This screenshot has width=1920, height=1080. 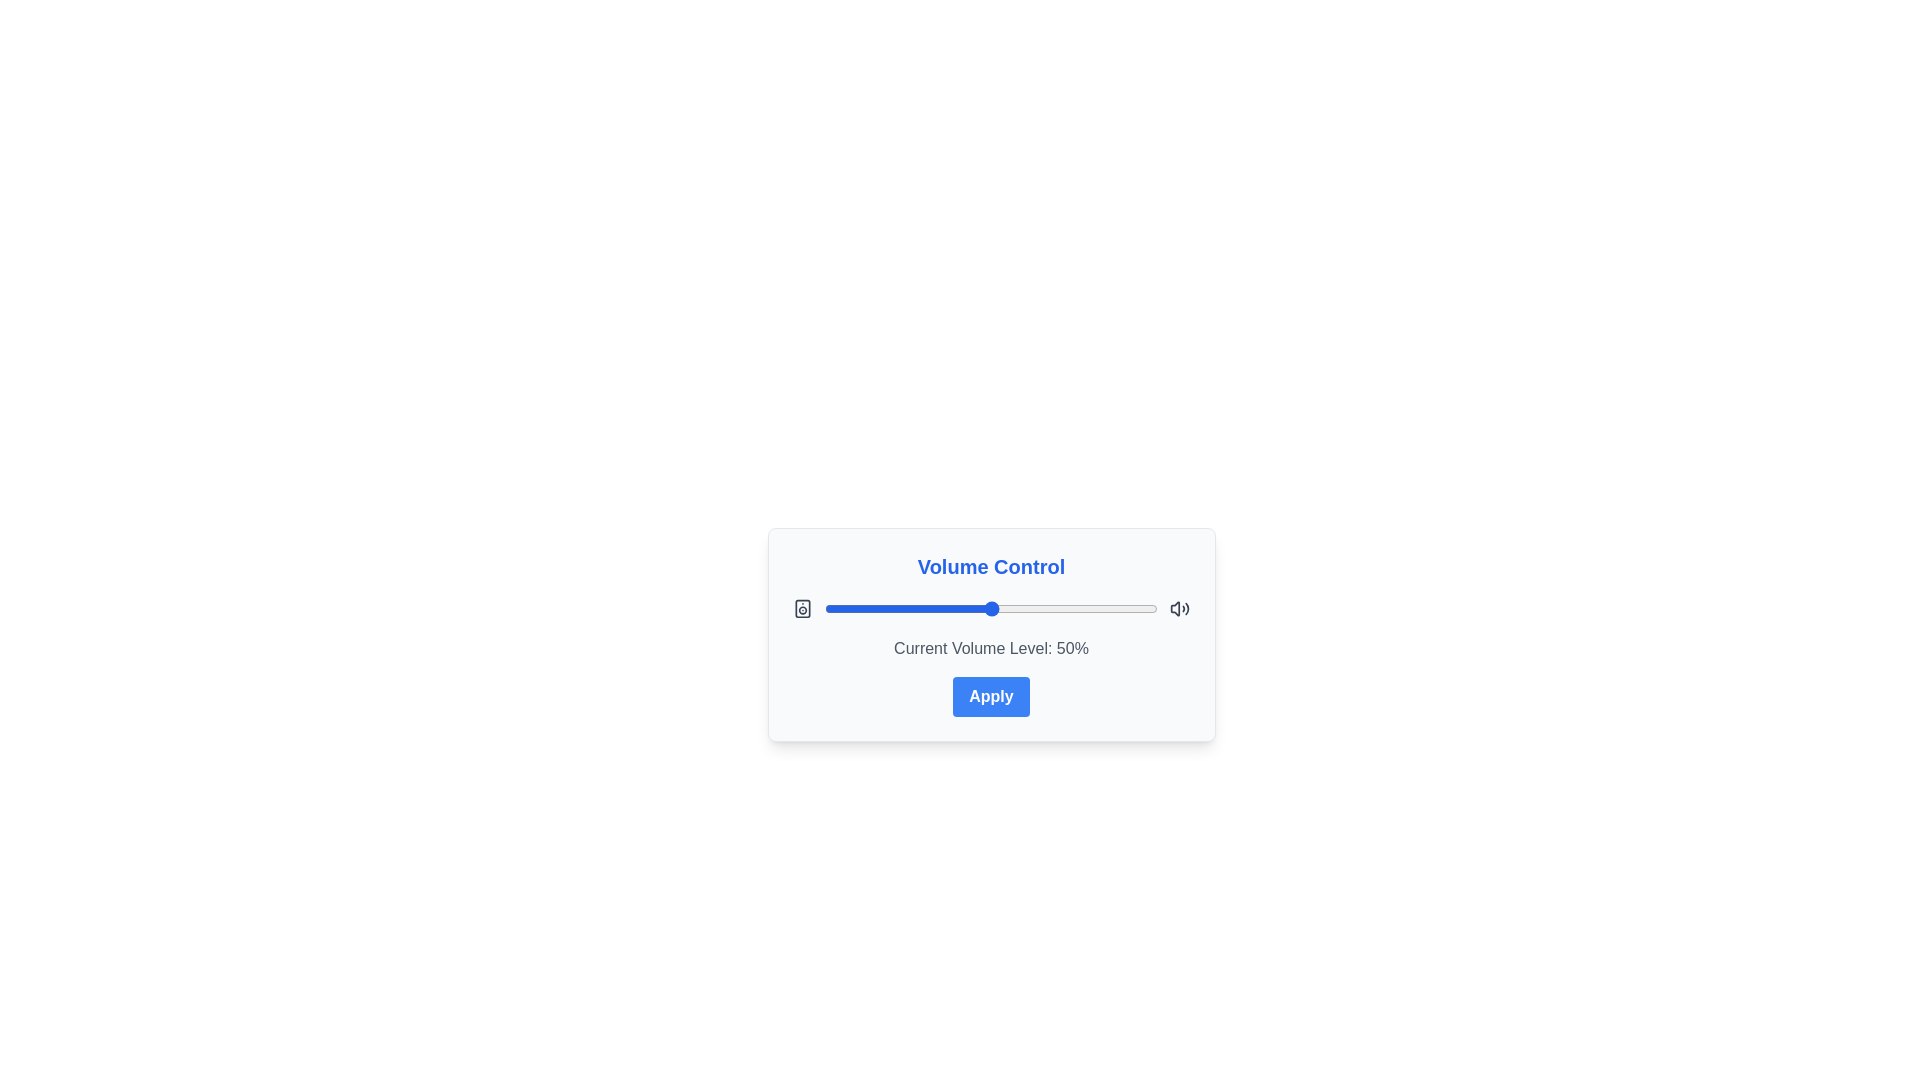 What do you see at coordinates (1148, 608) in the screenshot?
I see `the slider` at bounding box center [1148, 608].